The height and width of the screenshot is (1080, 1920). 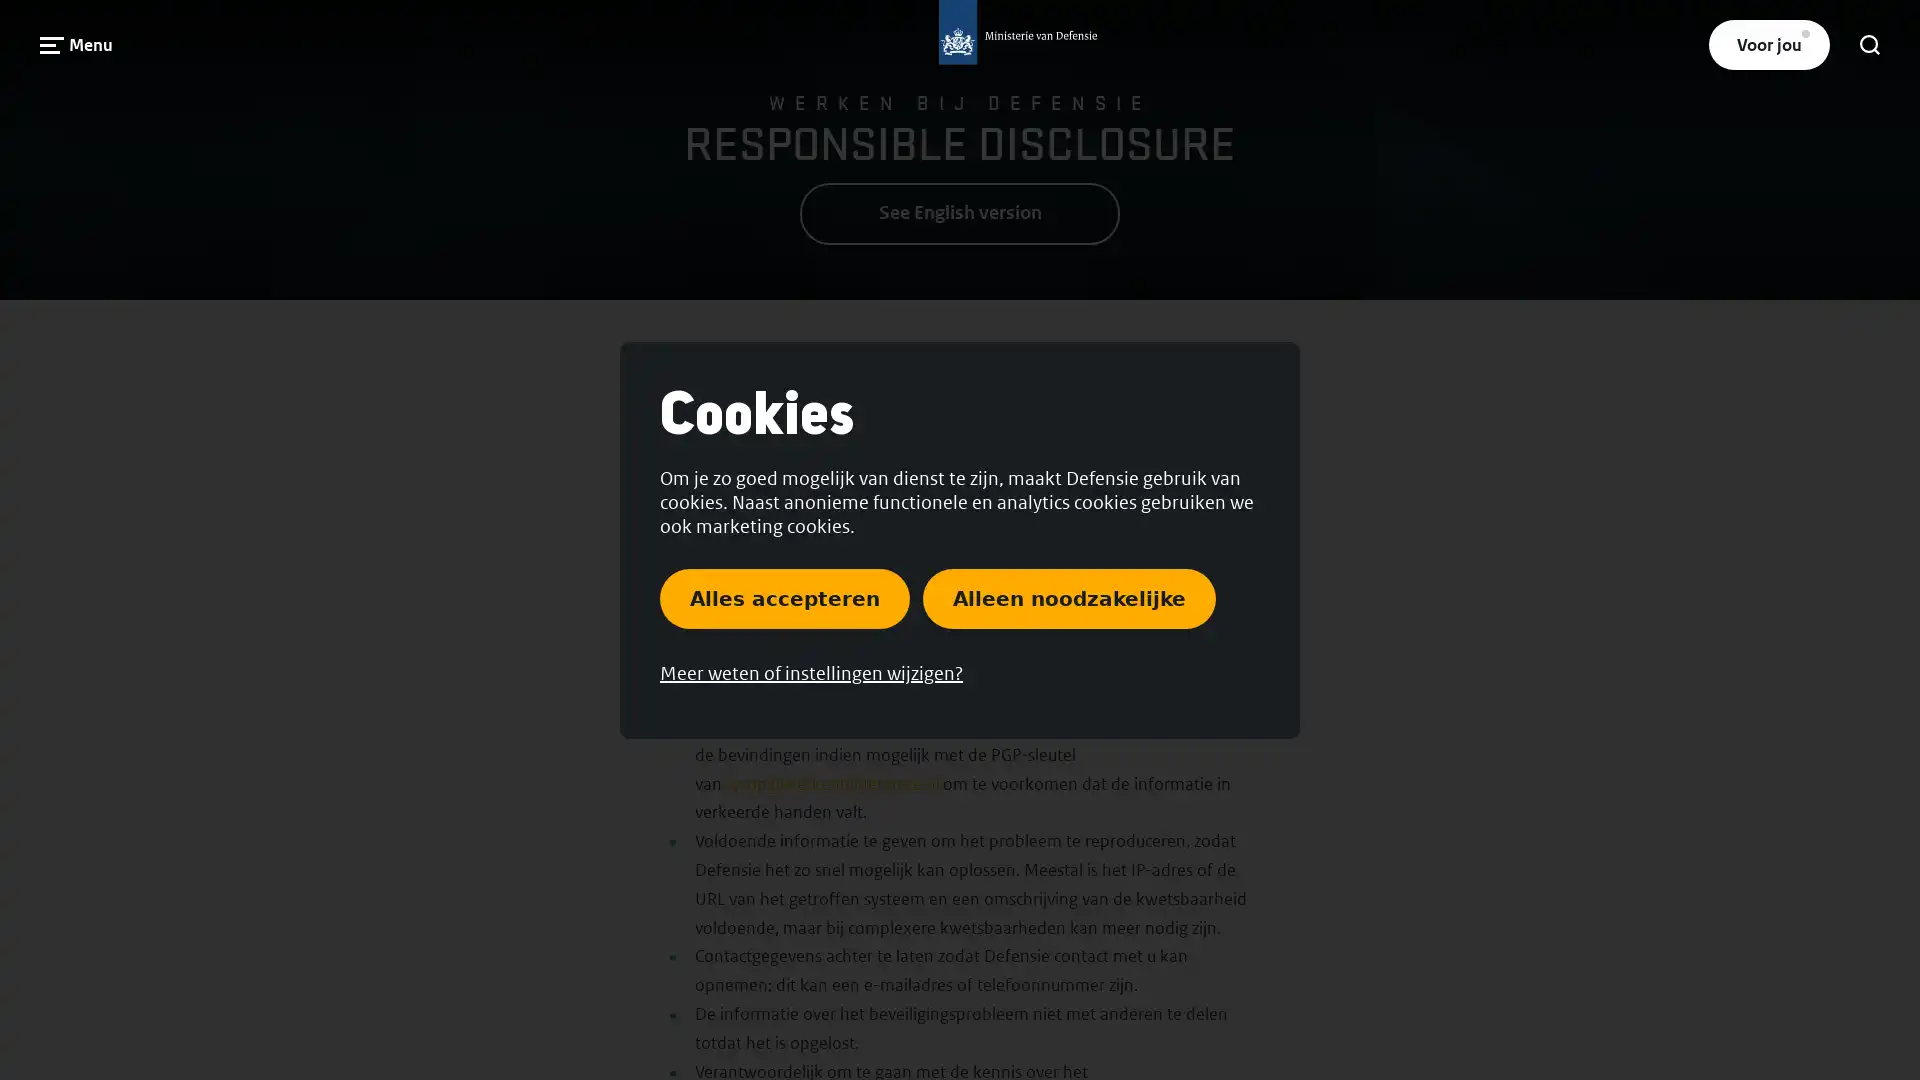 What do you see at coordinates (784, 596) in the screenshot?
I see `Alles accepteren` at bounding box center [784, 596].